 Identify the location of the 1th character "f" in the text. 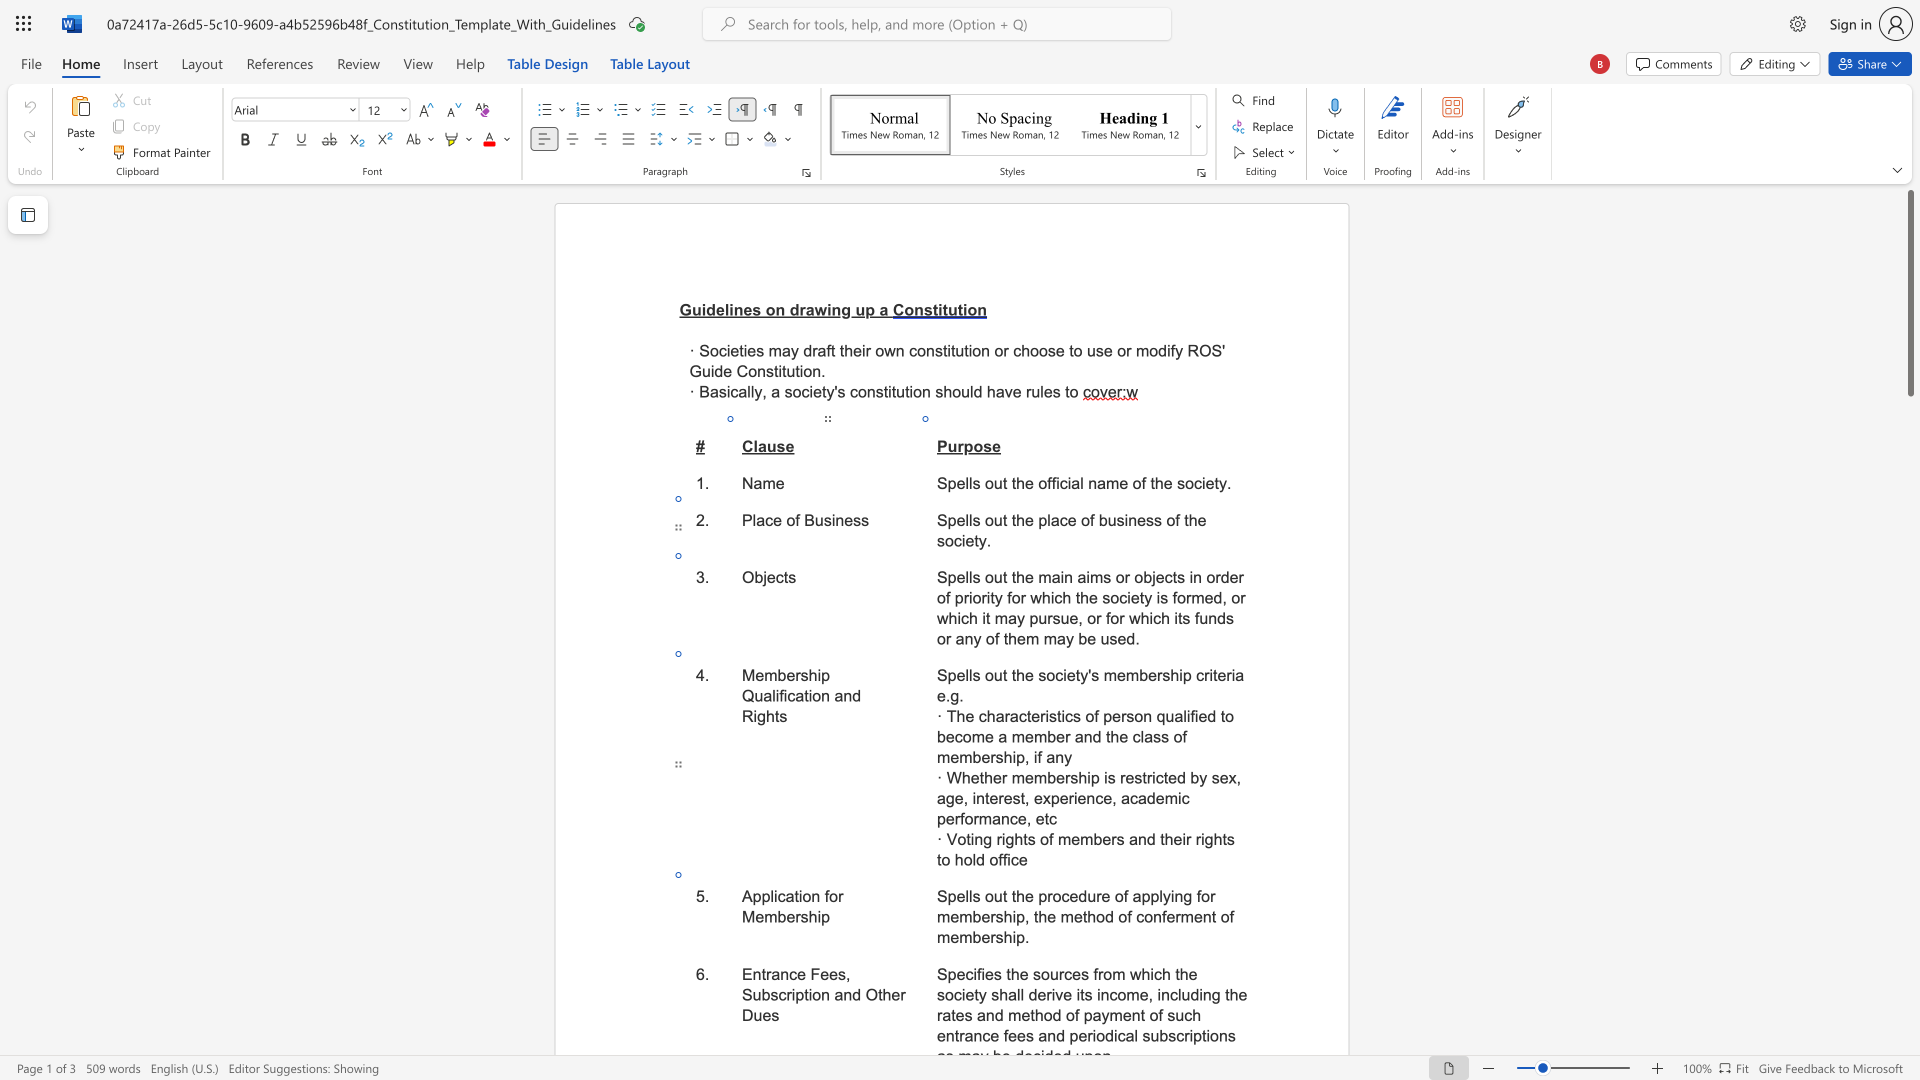
(1050, 839).